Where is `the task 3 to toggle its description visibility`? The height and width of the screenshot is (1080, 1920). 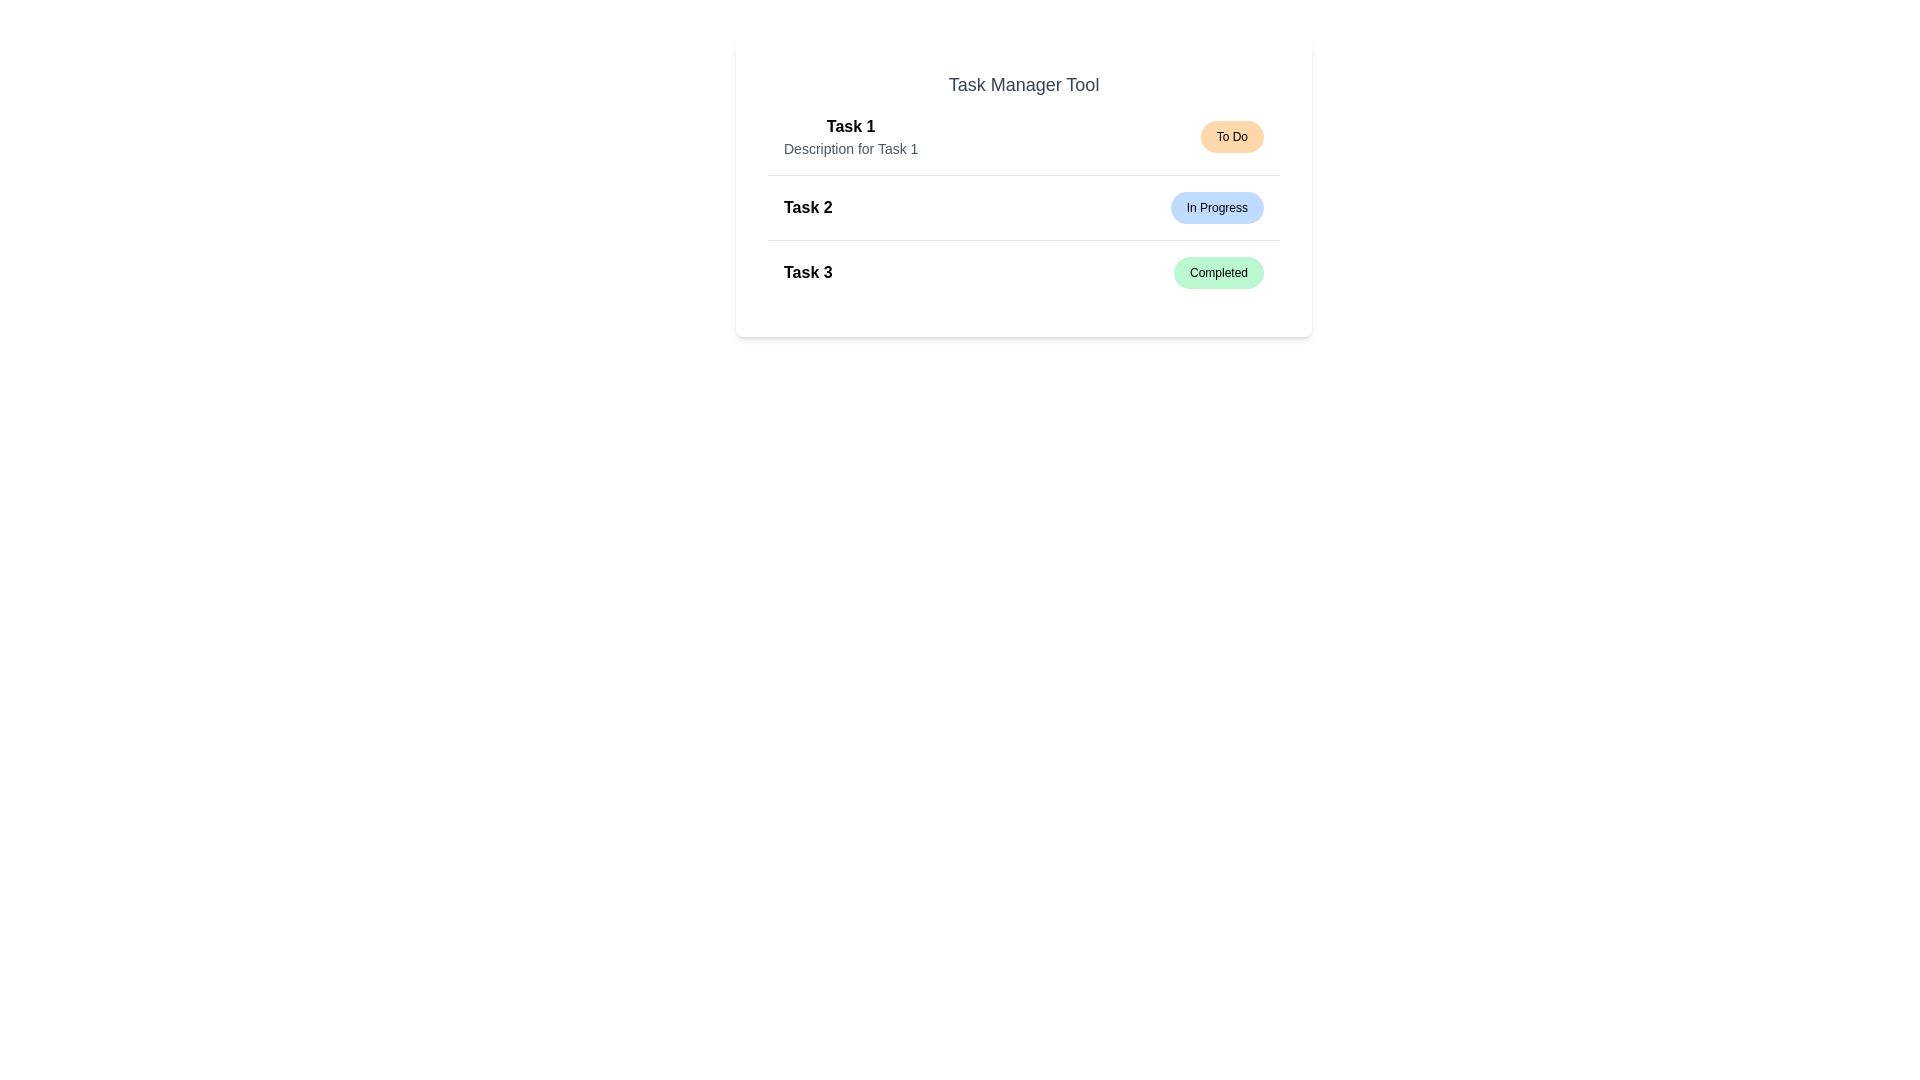
the task 3 to toggle its description visibility is located at coordinates (1023, 272).